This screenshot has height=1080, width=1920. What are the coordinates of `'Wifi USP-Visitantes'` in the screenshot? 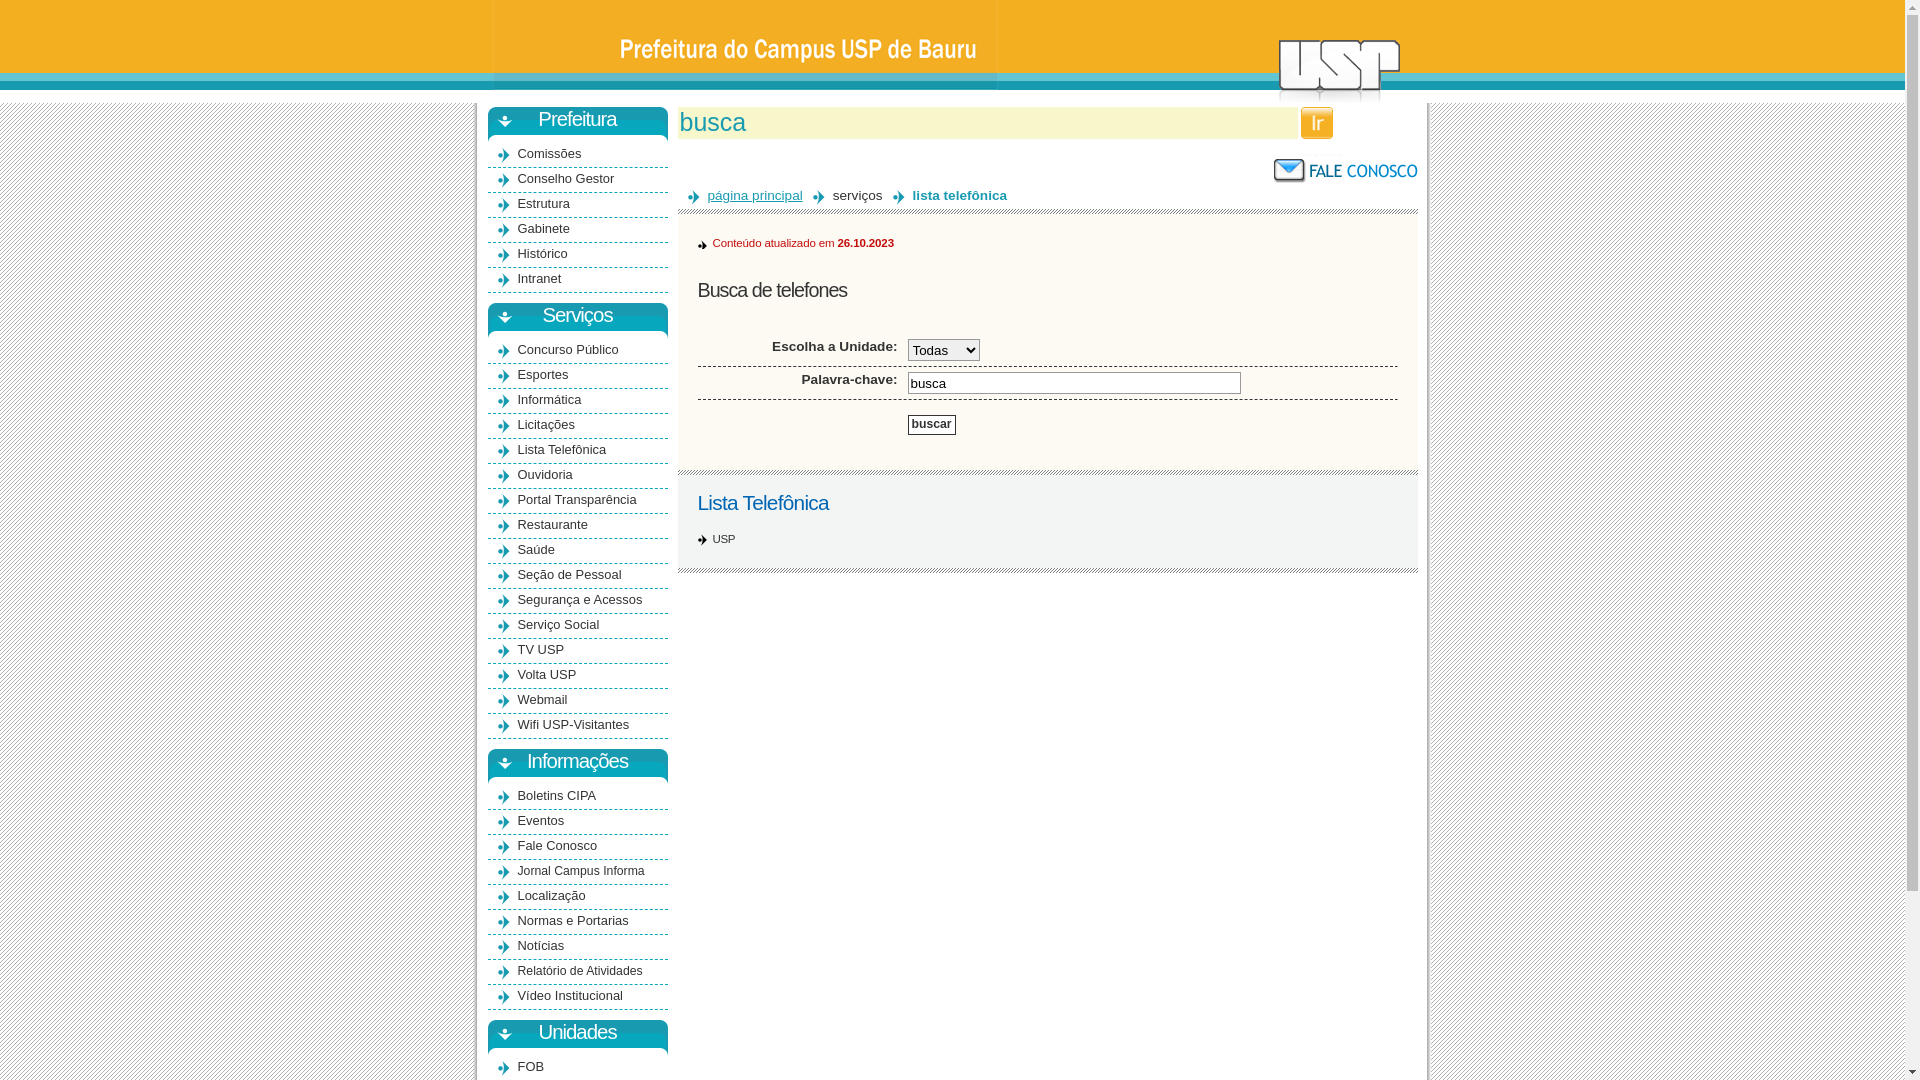 It's located at (518, 724).